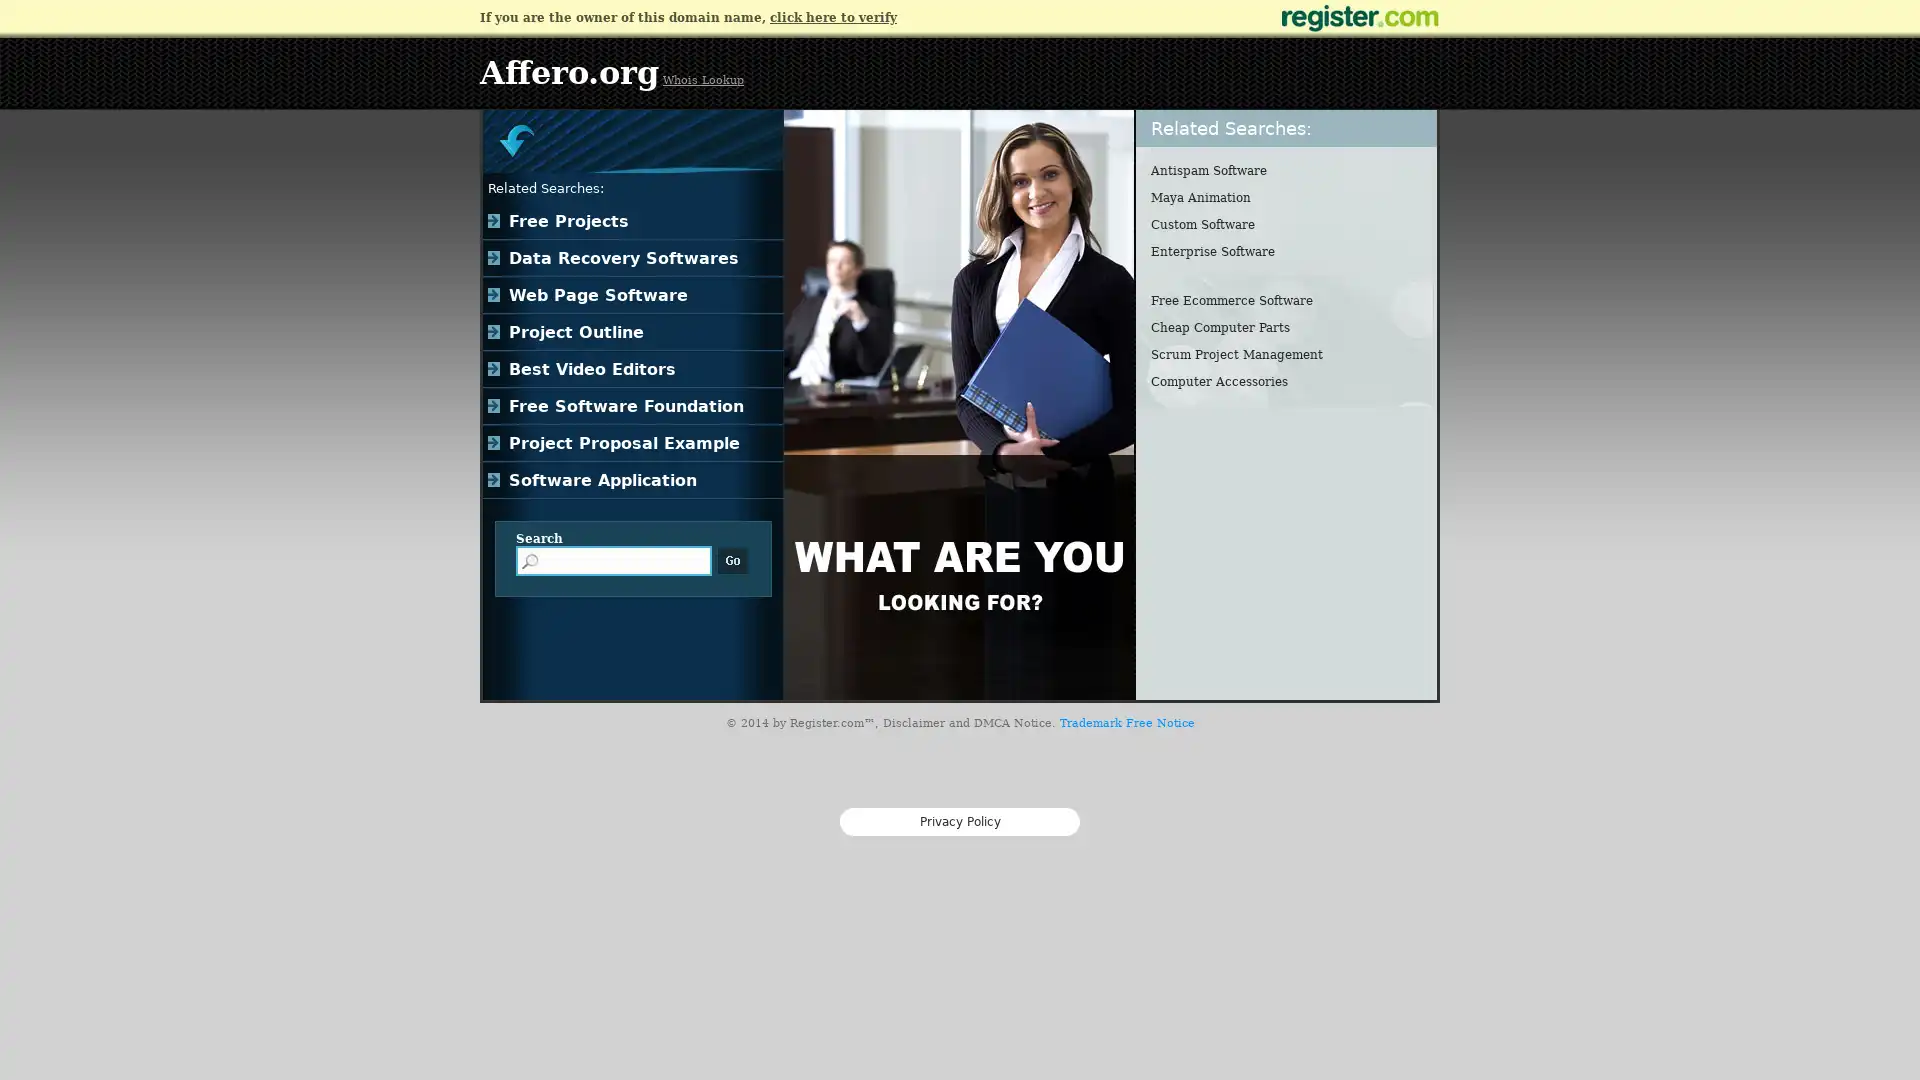 The height and width of the screenshot is (1080, 1920). What do you see at coordinates (732, 560) in the screenshot?
I see `Go` at bounding box center [732, 560].